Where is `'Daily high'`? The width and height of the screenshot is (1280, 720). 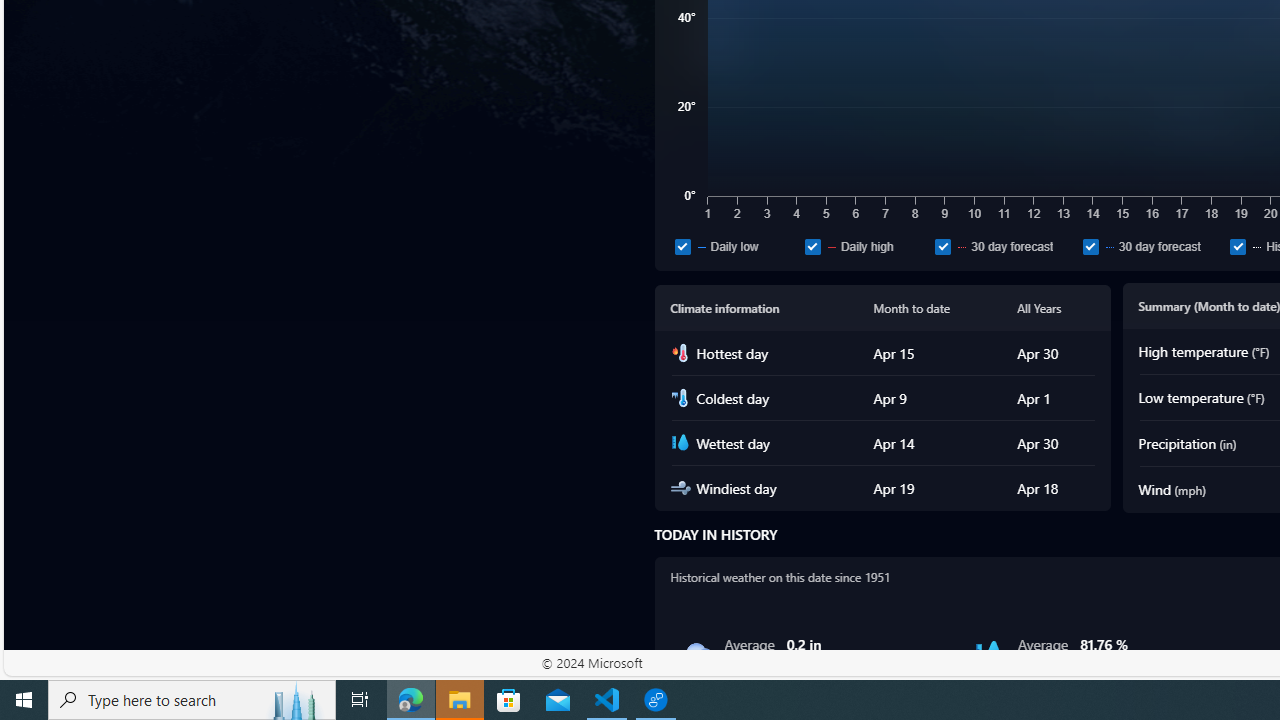 'Daily high' is located at coordinates (812, 245).